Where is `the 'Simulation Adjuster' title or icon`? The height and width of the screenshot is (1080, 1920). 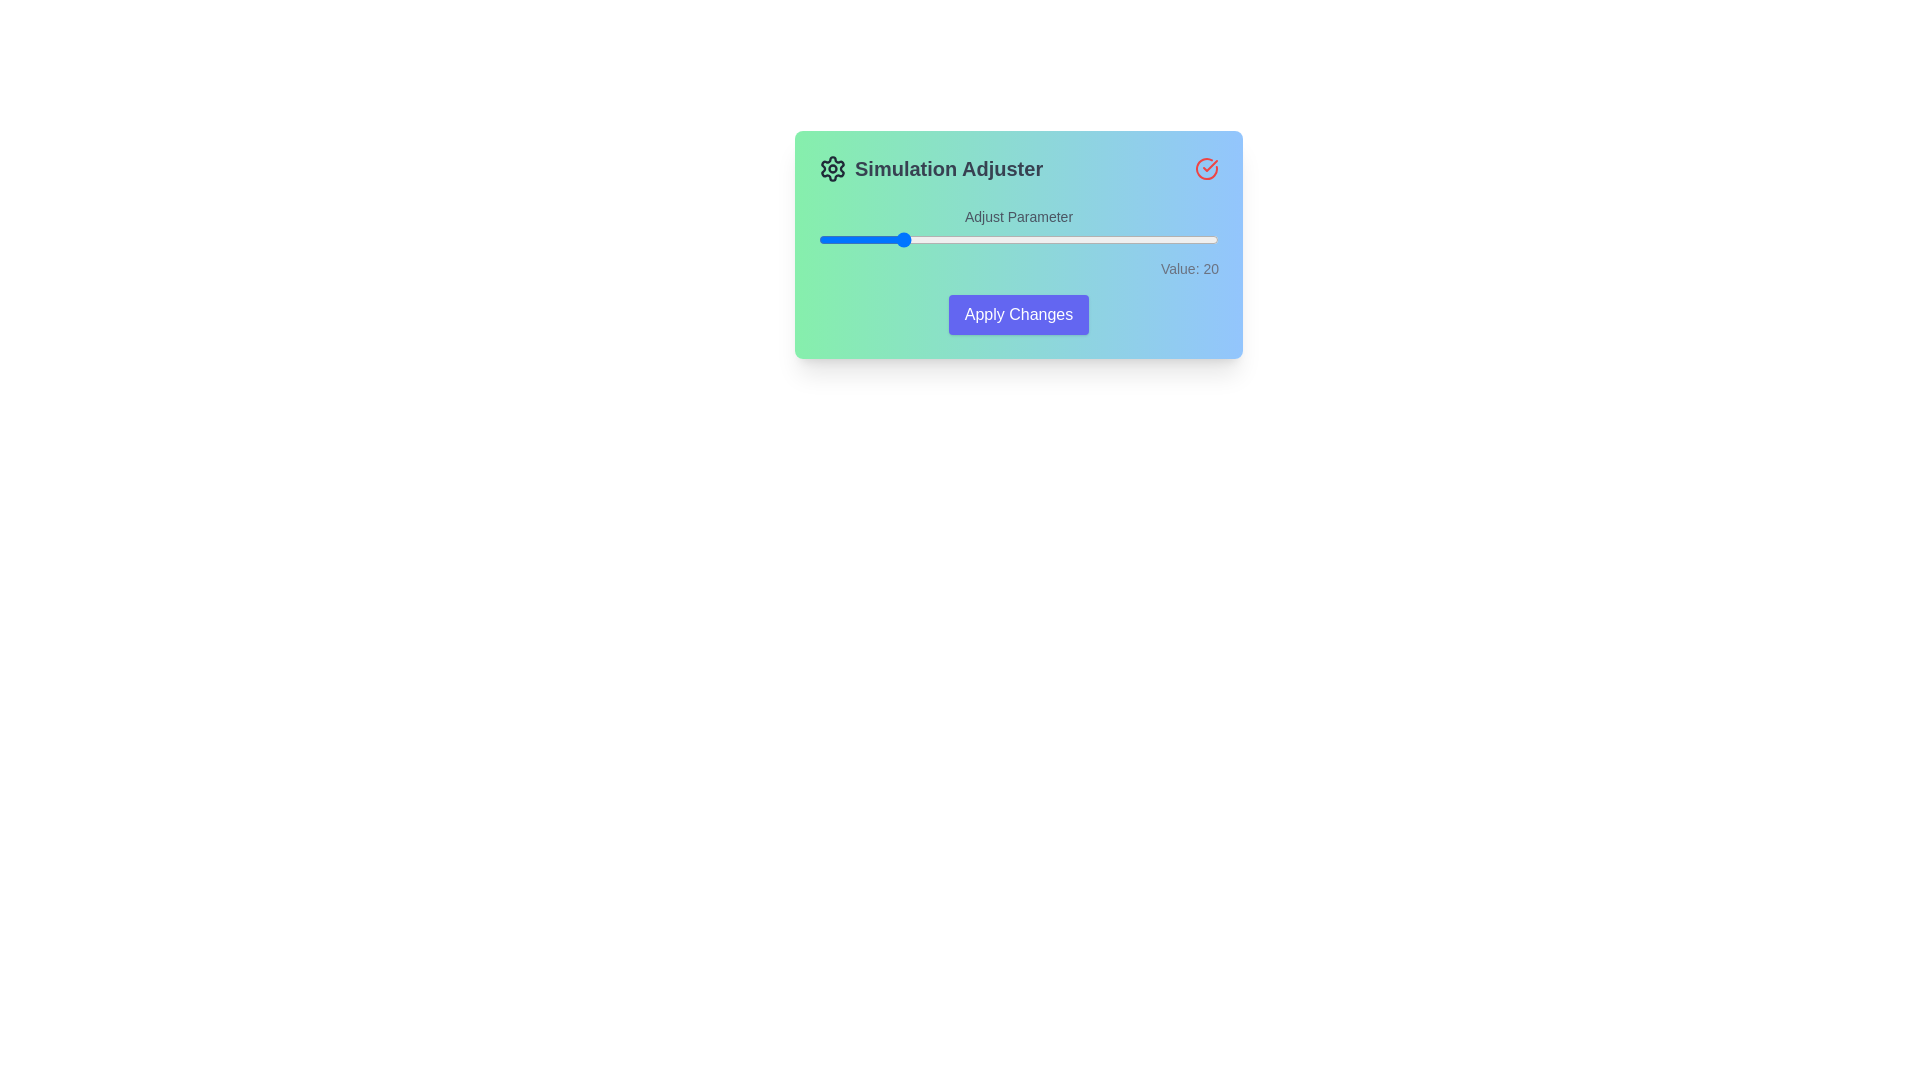
the 'Simulation Adjuster' title or icon is located at coordinates (833, 168).